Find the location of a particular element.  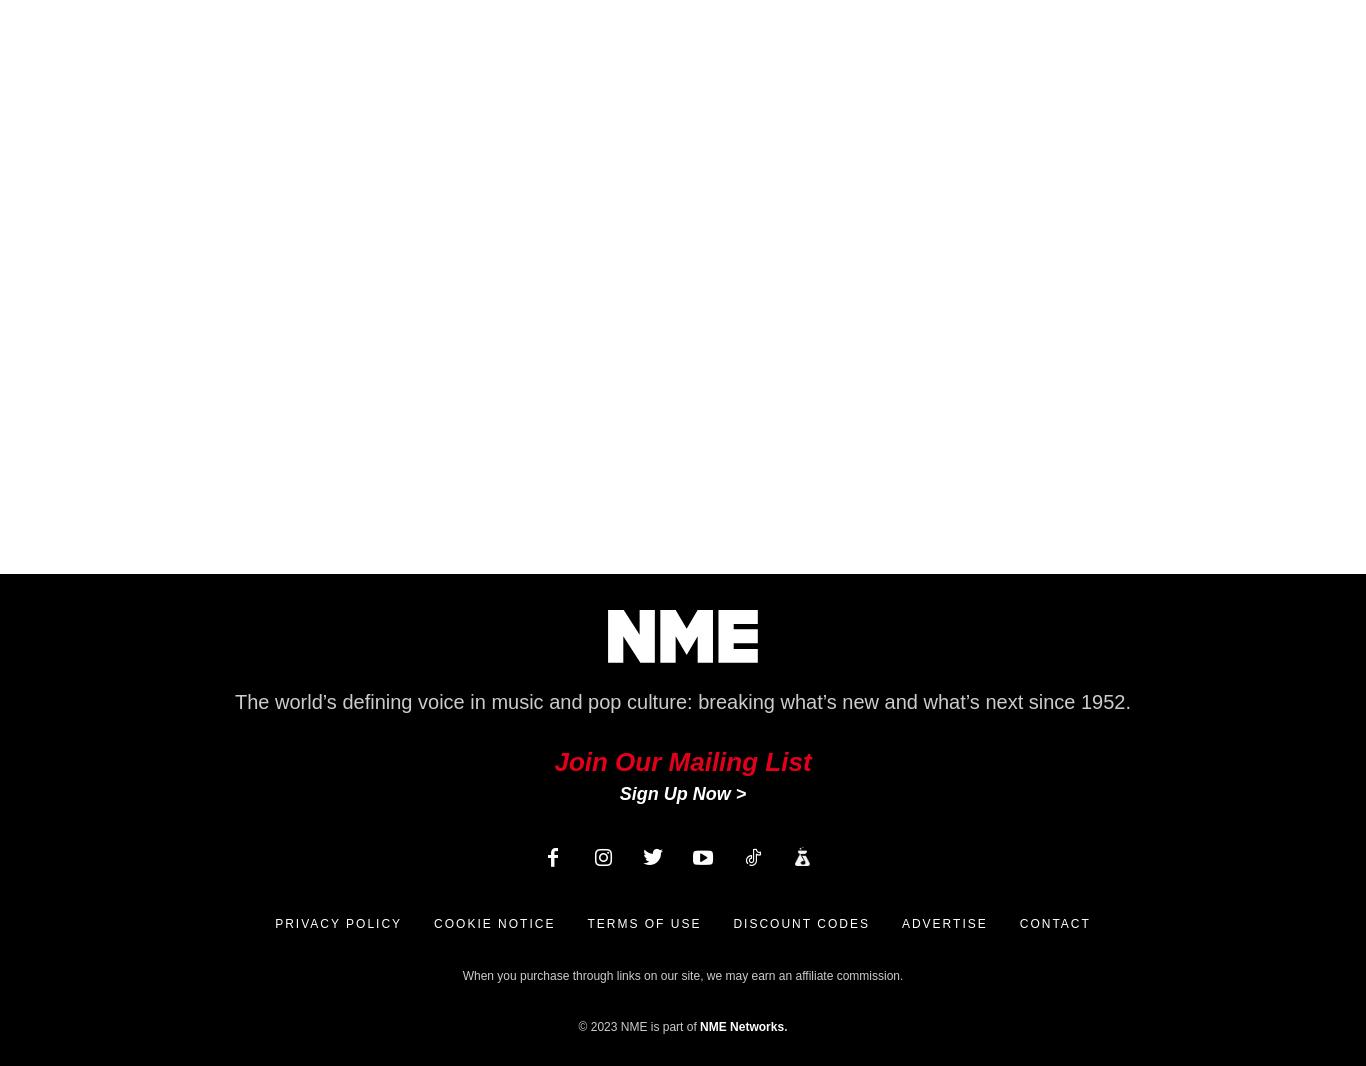

'Contact' is located at coordinates (1053, 924).